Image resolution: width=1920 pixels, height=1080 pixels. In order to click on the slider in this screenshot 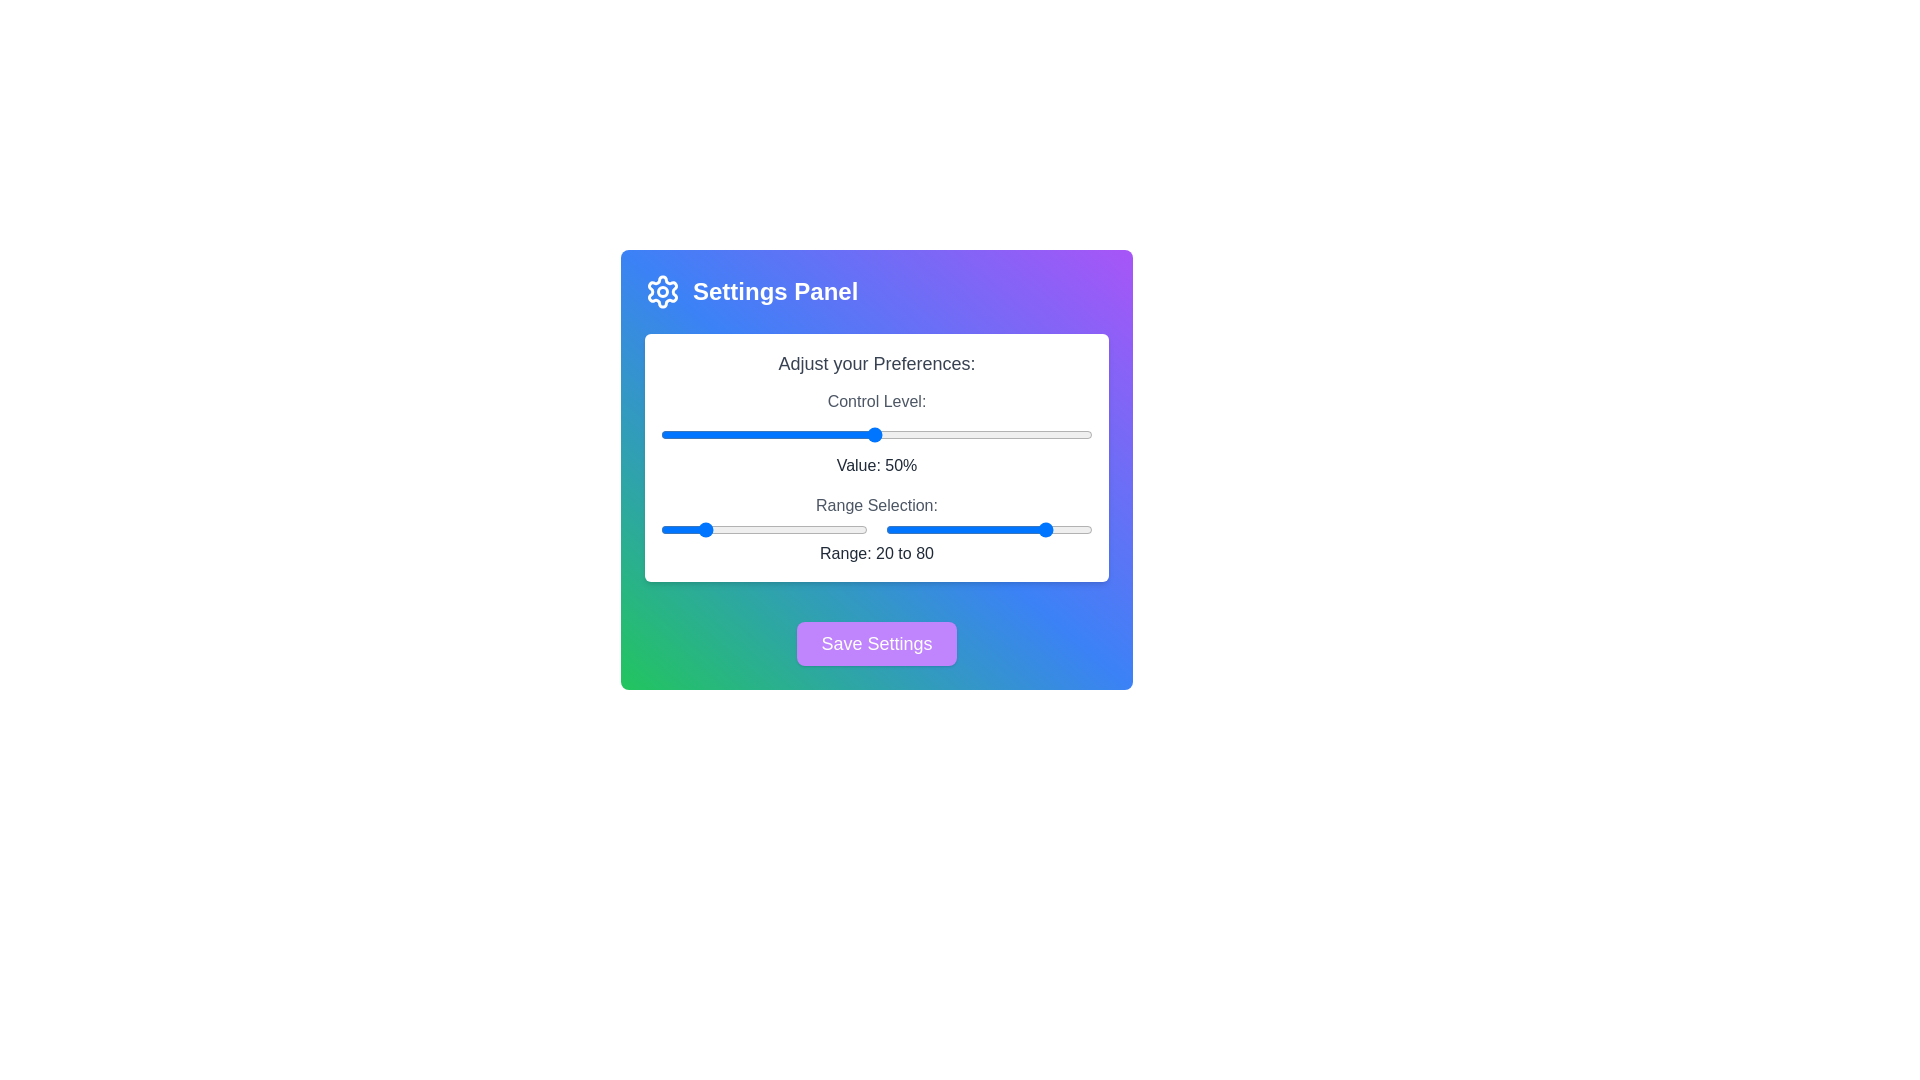, I will do `click(992, 528)`.